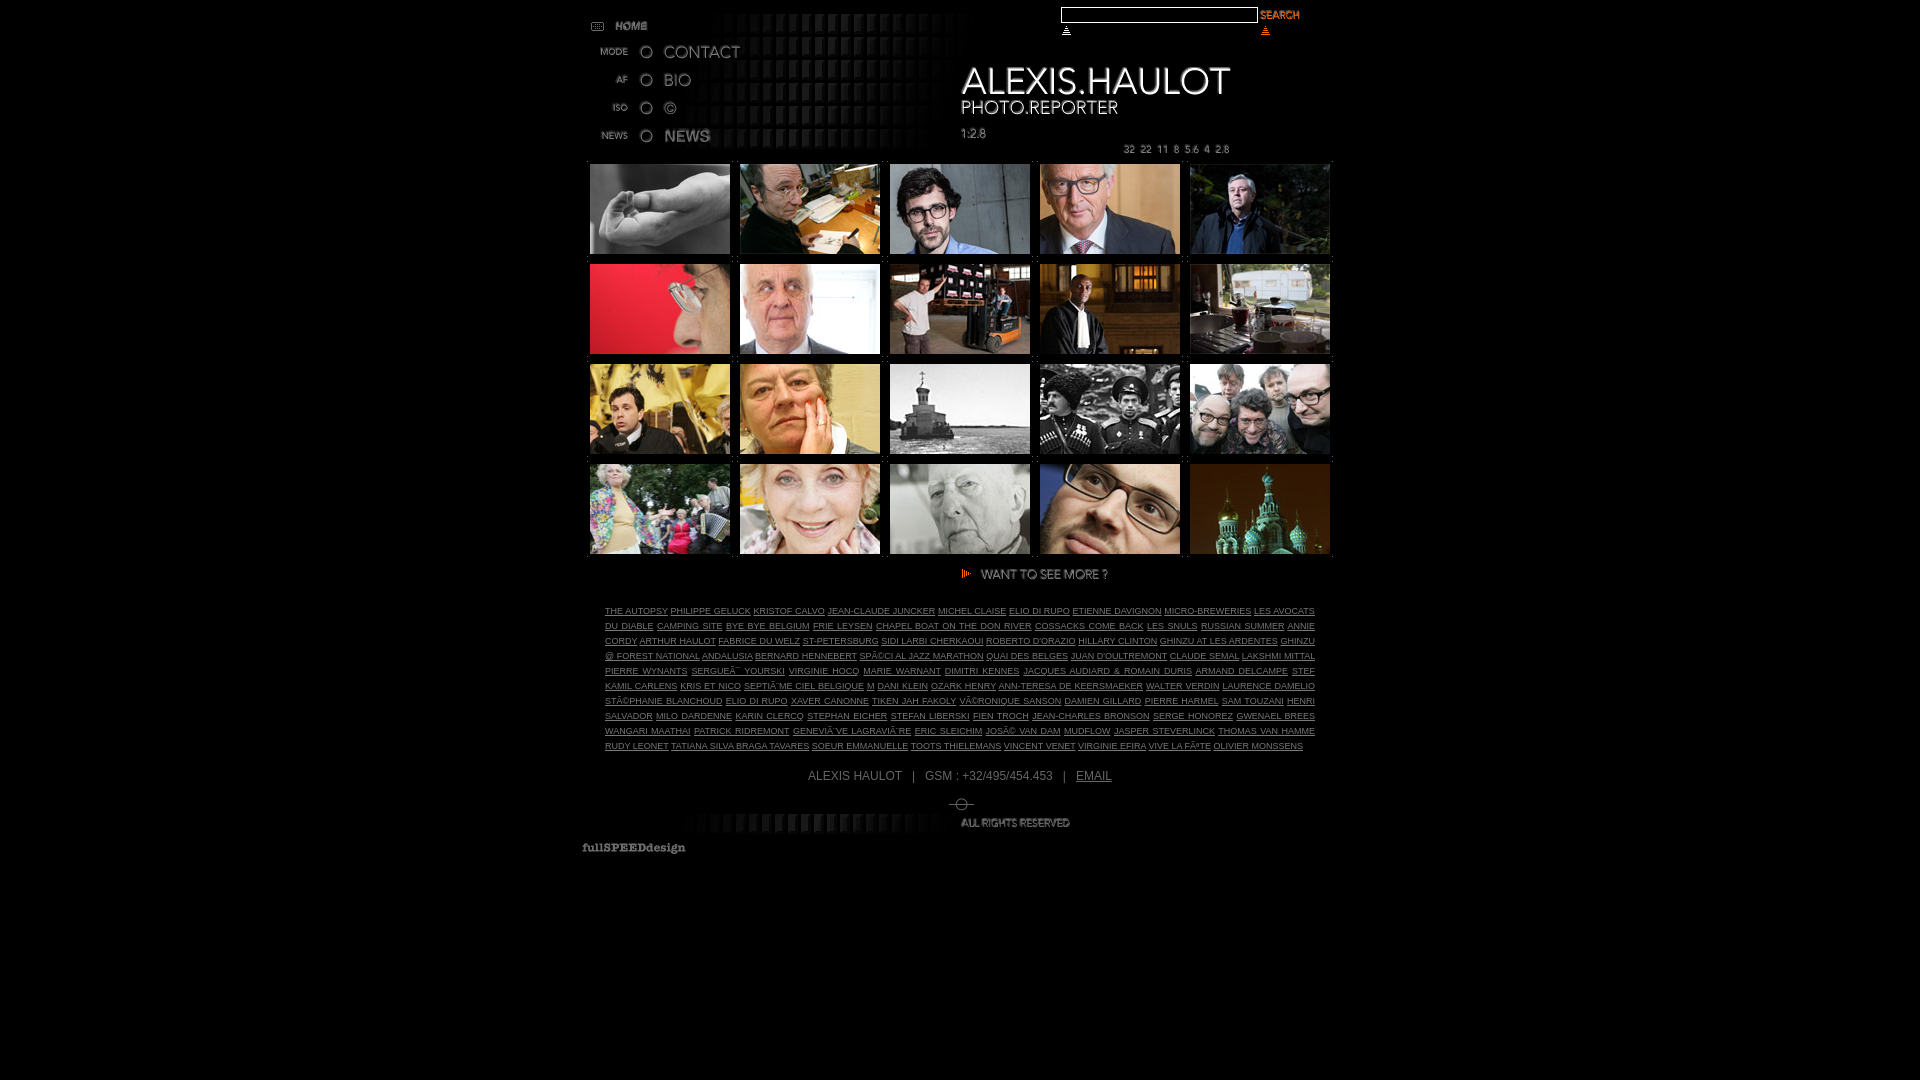 Image resolution: width=1920 pixels, height=1080 pixels. Describe the element at coordinates (1093, 774) in the screenshot. I see `'EMAIL'` at that location.